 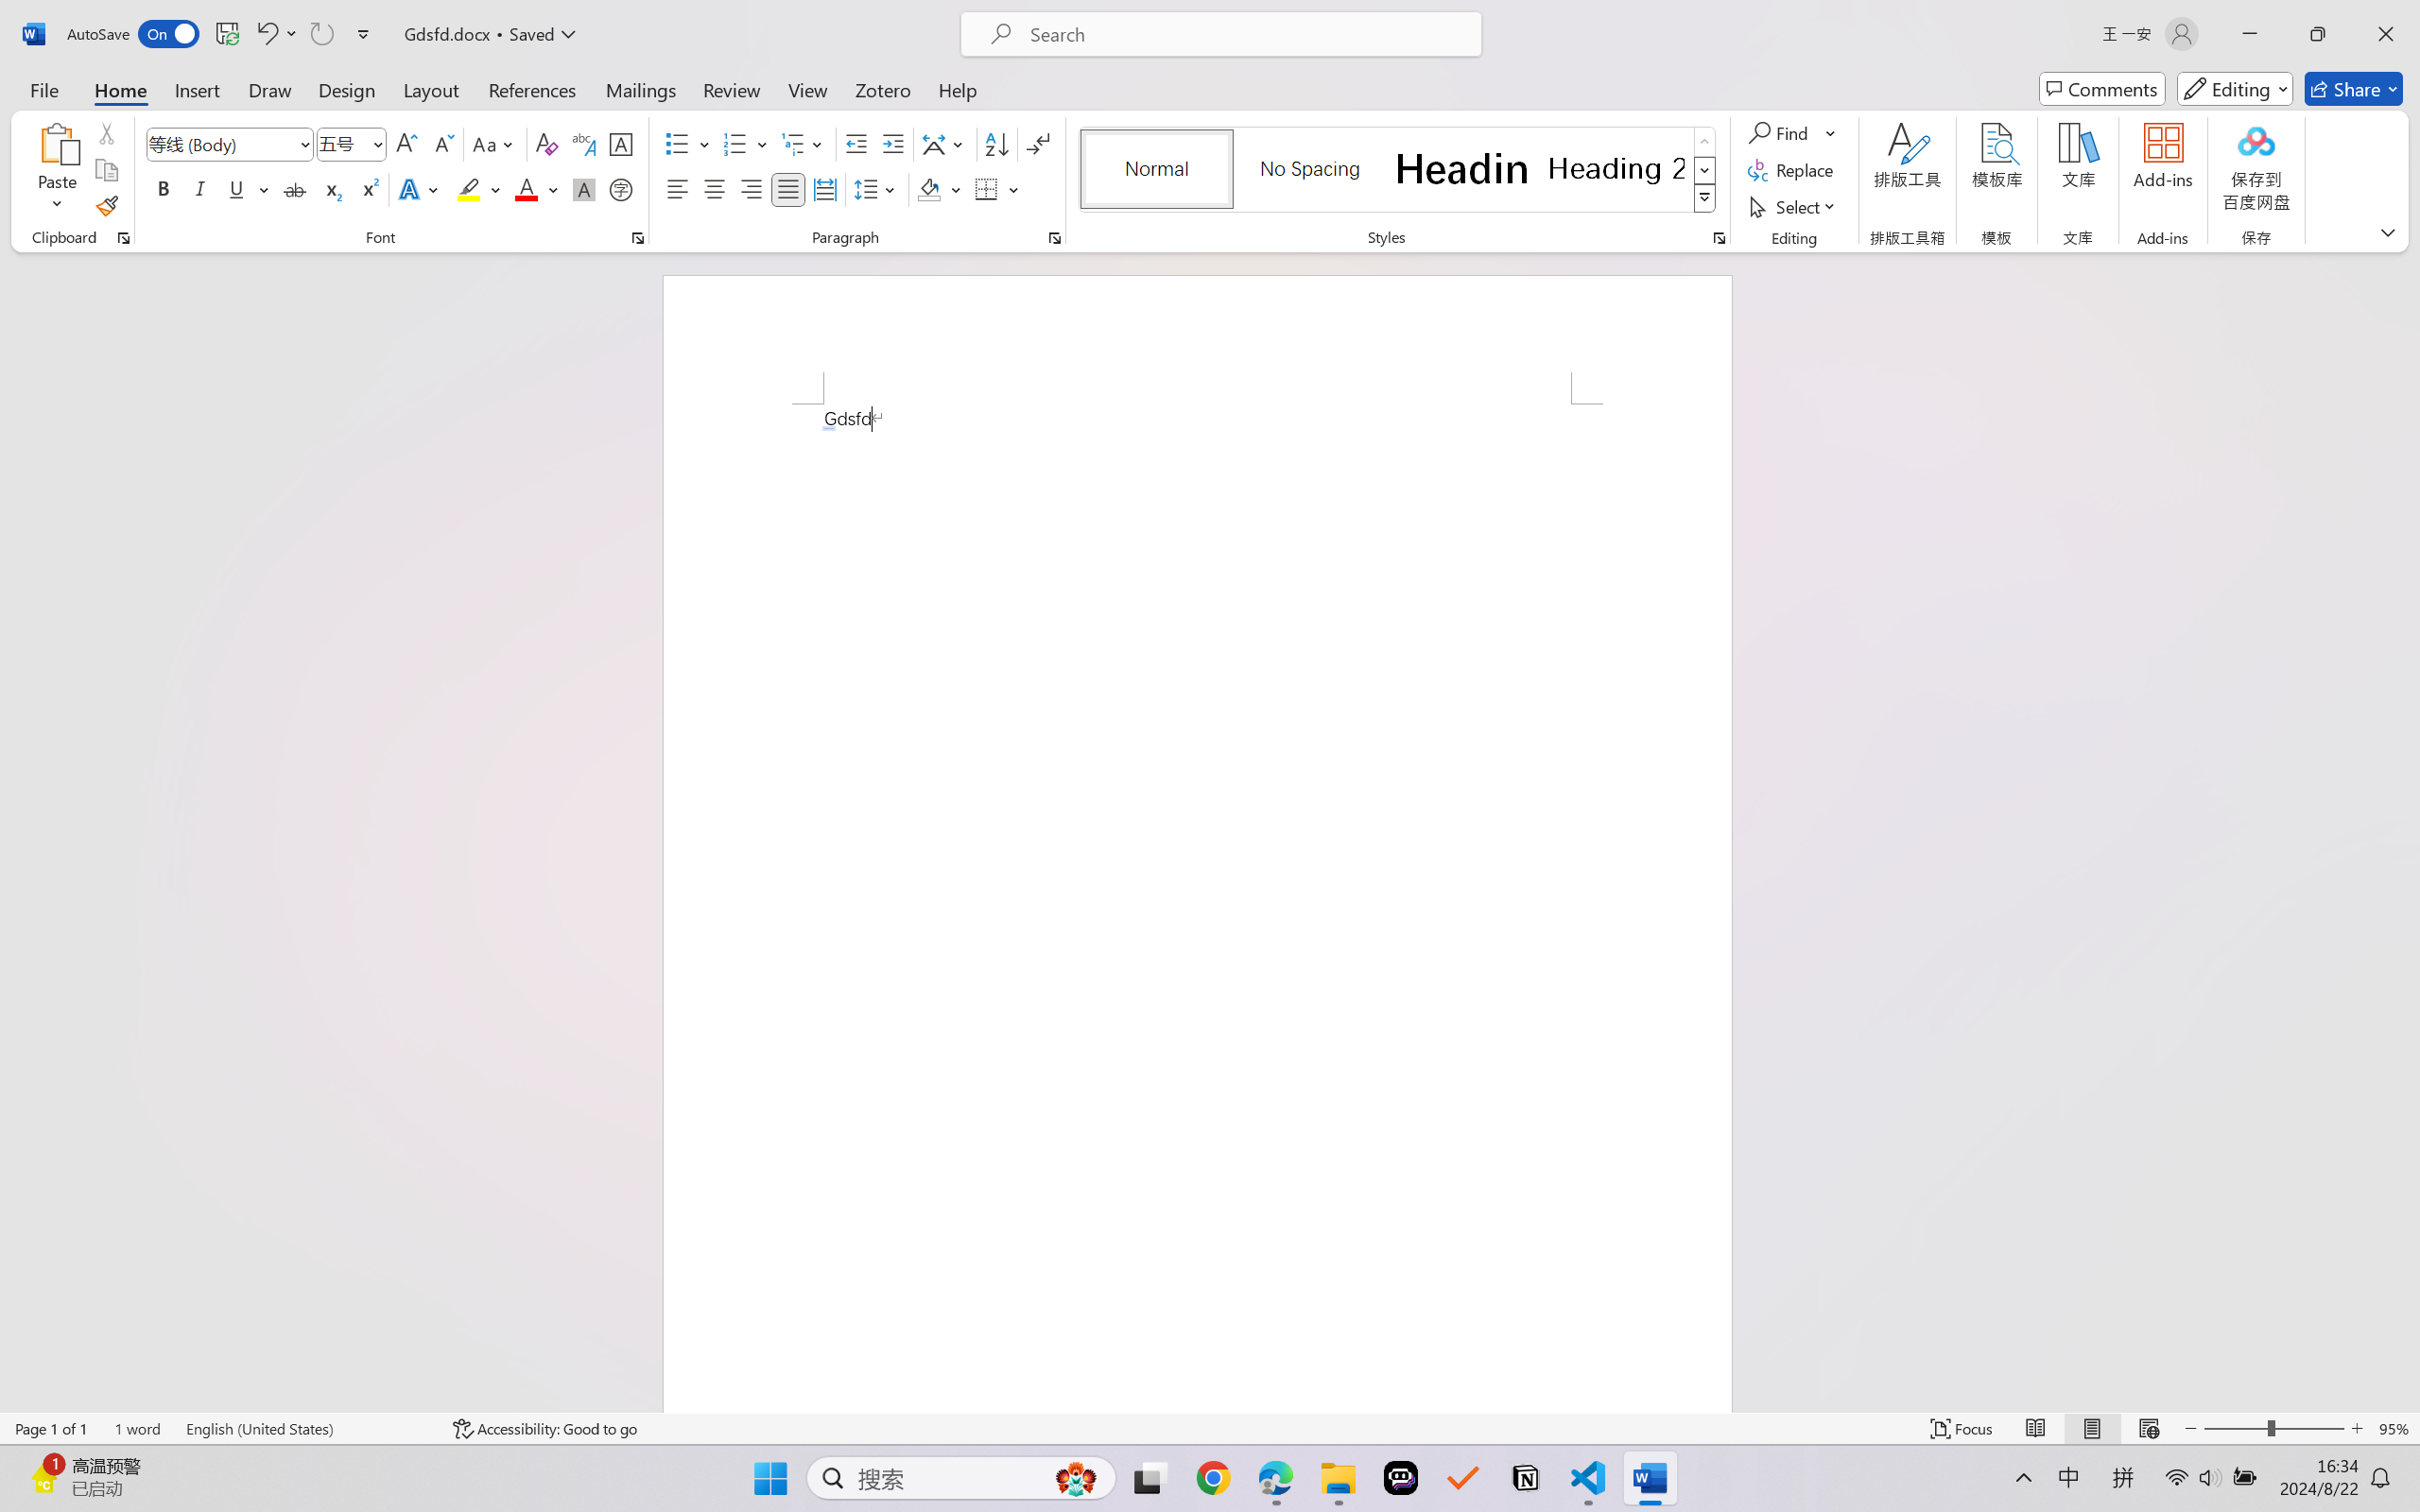 What do you see at coordinates (420, 188) in the screenshot?
I see `'Text Effects and Typography'` at bounding box center [420, 188].